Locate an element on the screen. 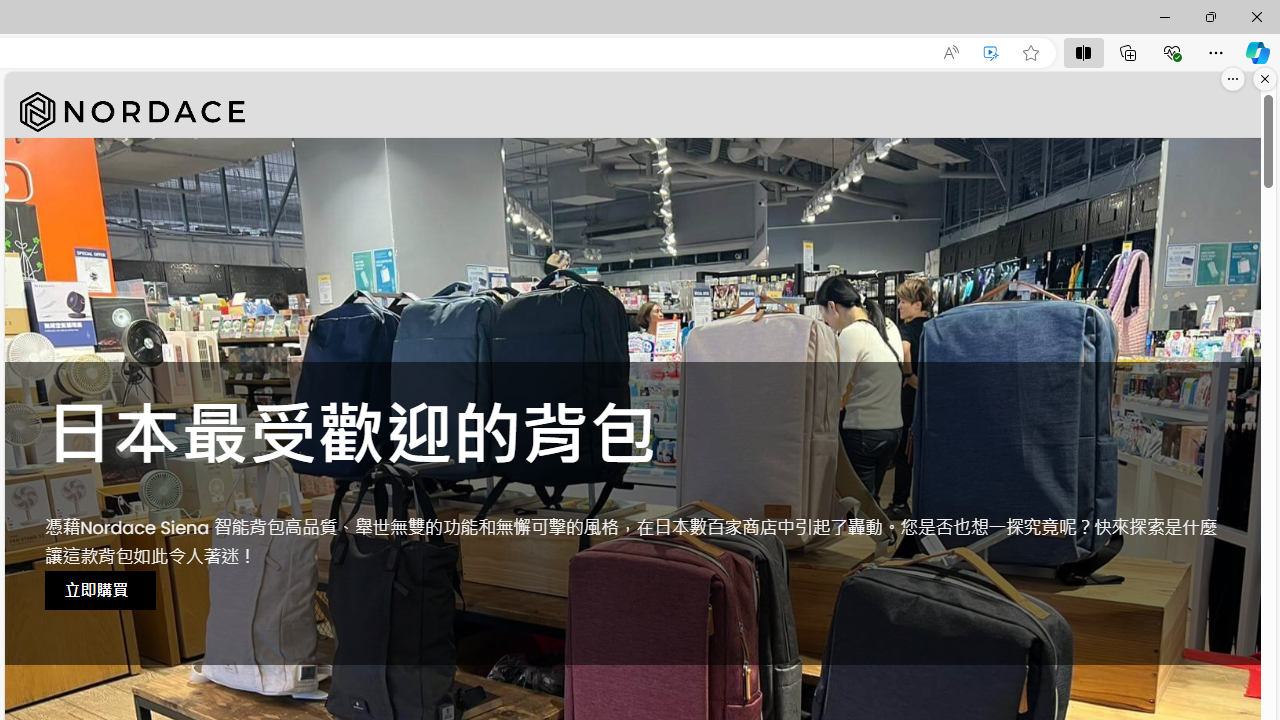 The width and height of the screenshot is (1280, 720). 'Restore' is located at coordinates (1209, 16).